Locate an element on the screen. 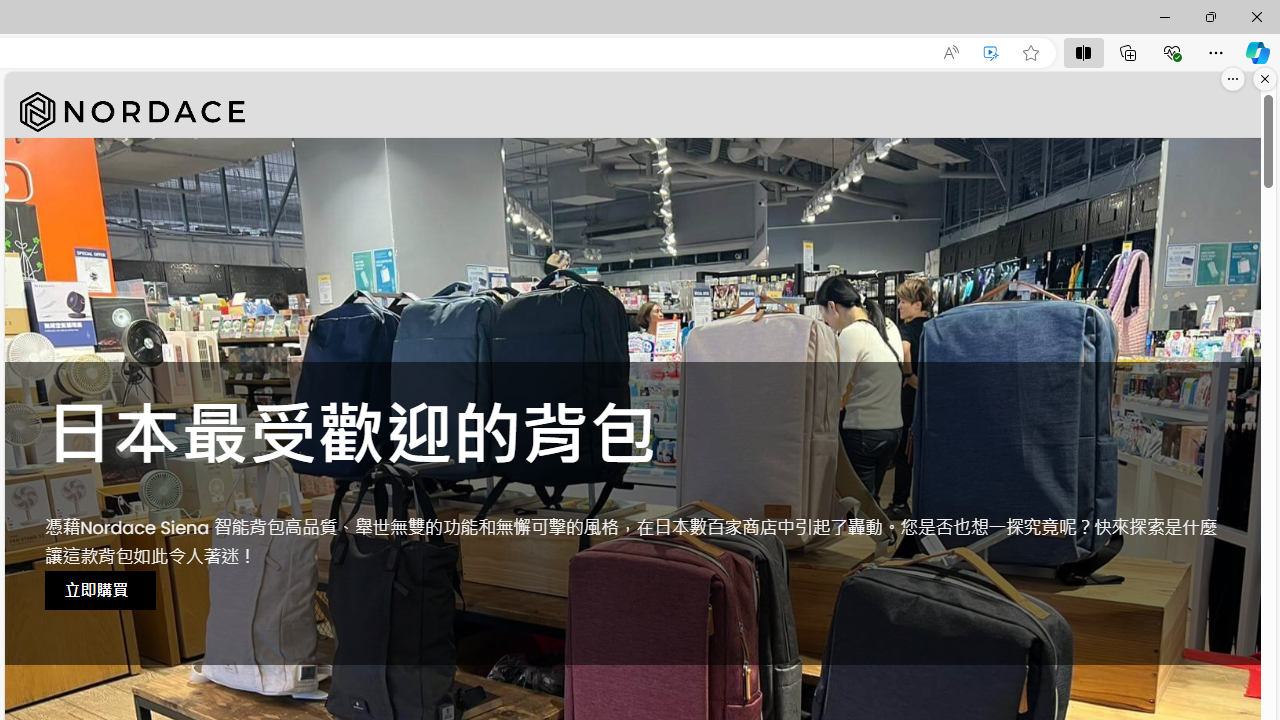 The width and height of the screenshot is (1280, 720). 'Restore' is located at coordinates (1209, 16).